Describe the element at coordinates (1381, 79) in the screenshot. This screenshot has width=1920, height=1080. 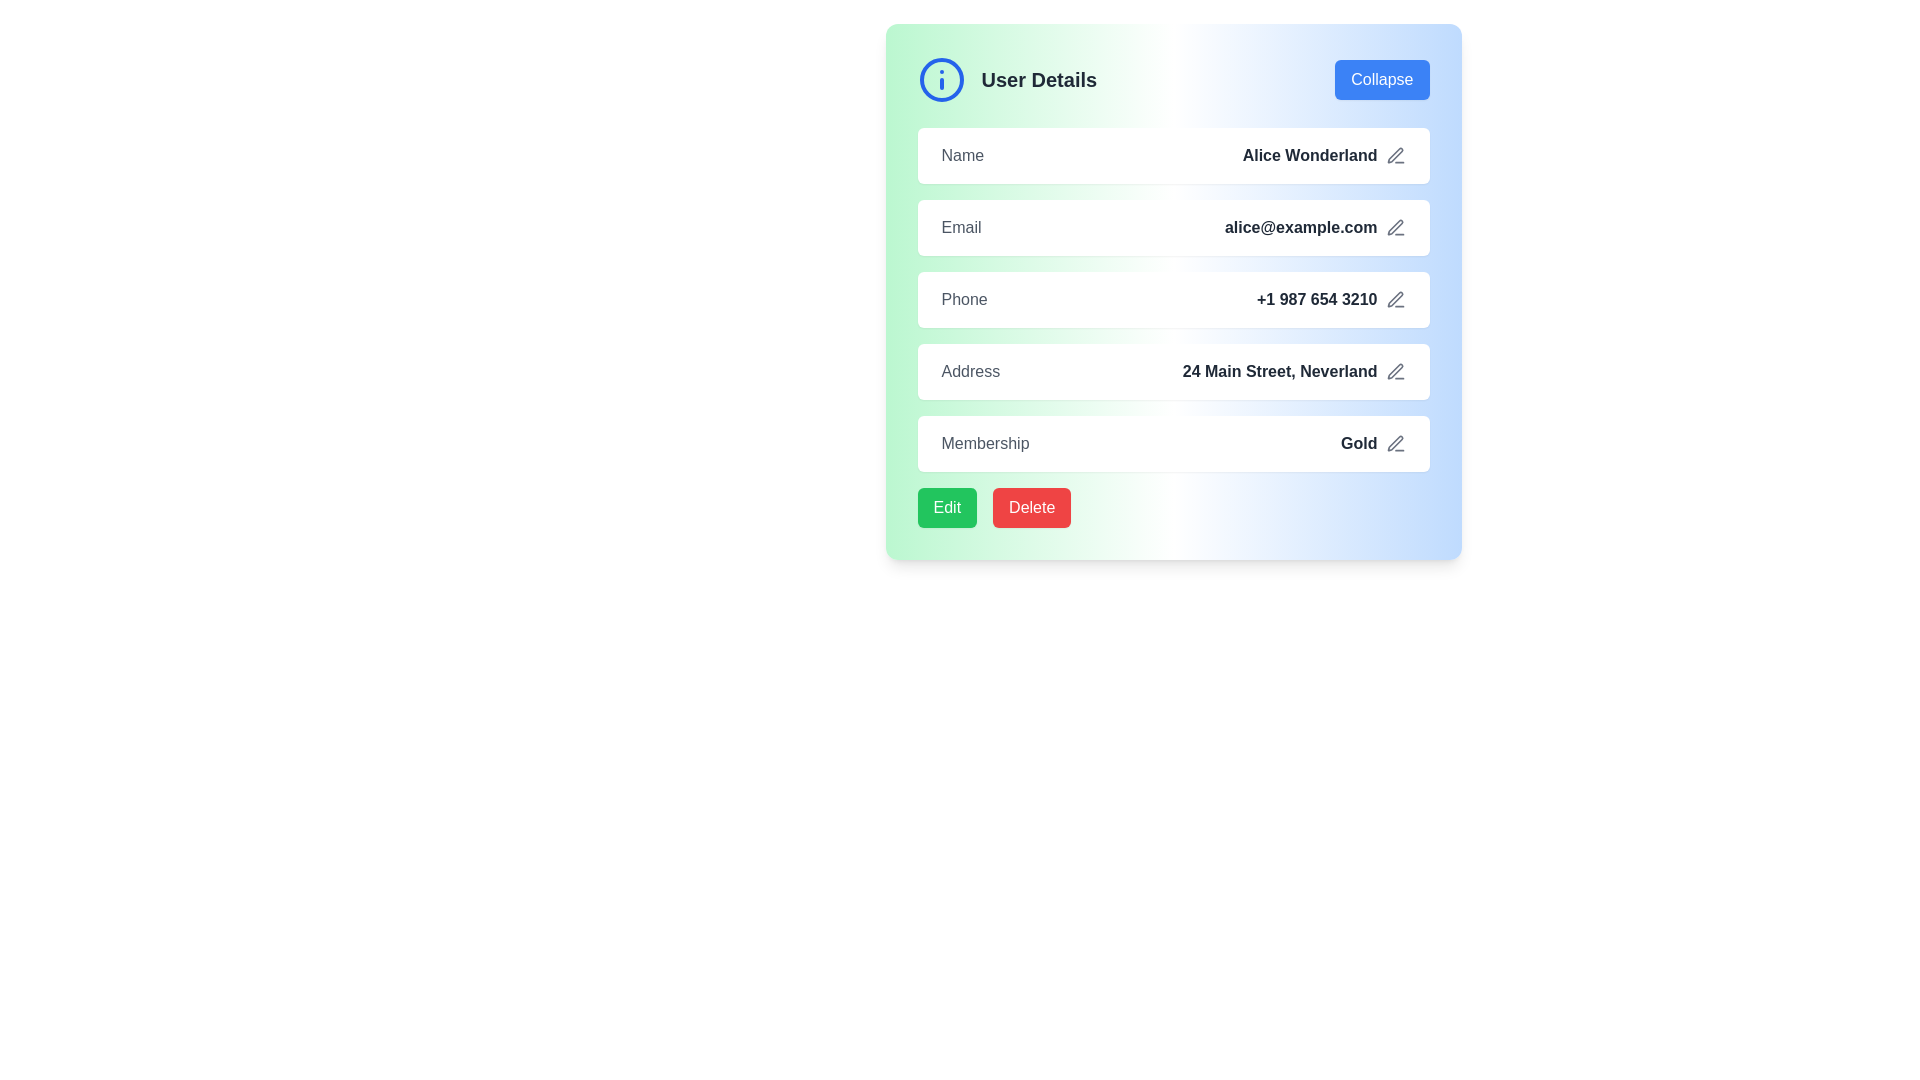
I see `the blue 'Collapse' button with rounded corners in the top-right corner of the 'User Details' panel` at that location.